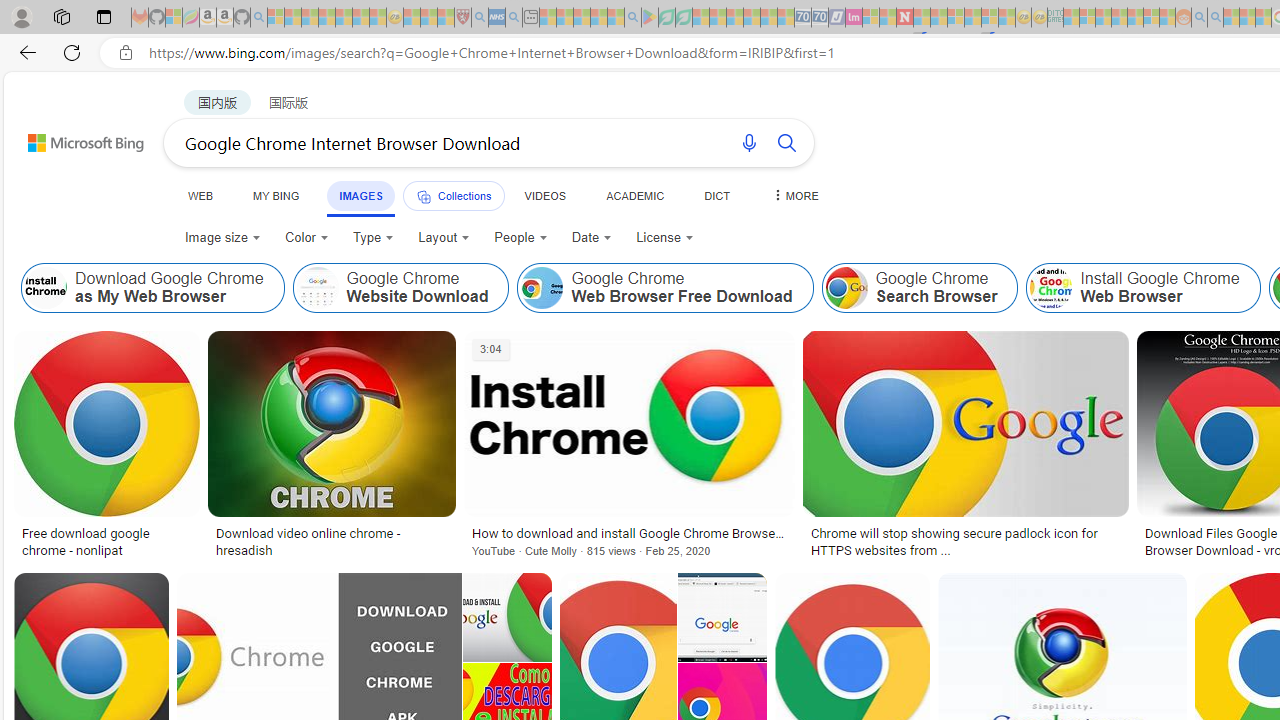 This screenshot has width=1280, height=720. I want to click on 'New Report Confirms 2023 Was Record Hot | Watch - Sleeping', so click(343, 17).